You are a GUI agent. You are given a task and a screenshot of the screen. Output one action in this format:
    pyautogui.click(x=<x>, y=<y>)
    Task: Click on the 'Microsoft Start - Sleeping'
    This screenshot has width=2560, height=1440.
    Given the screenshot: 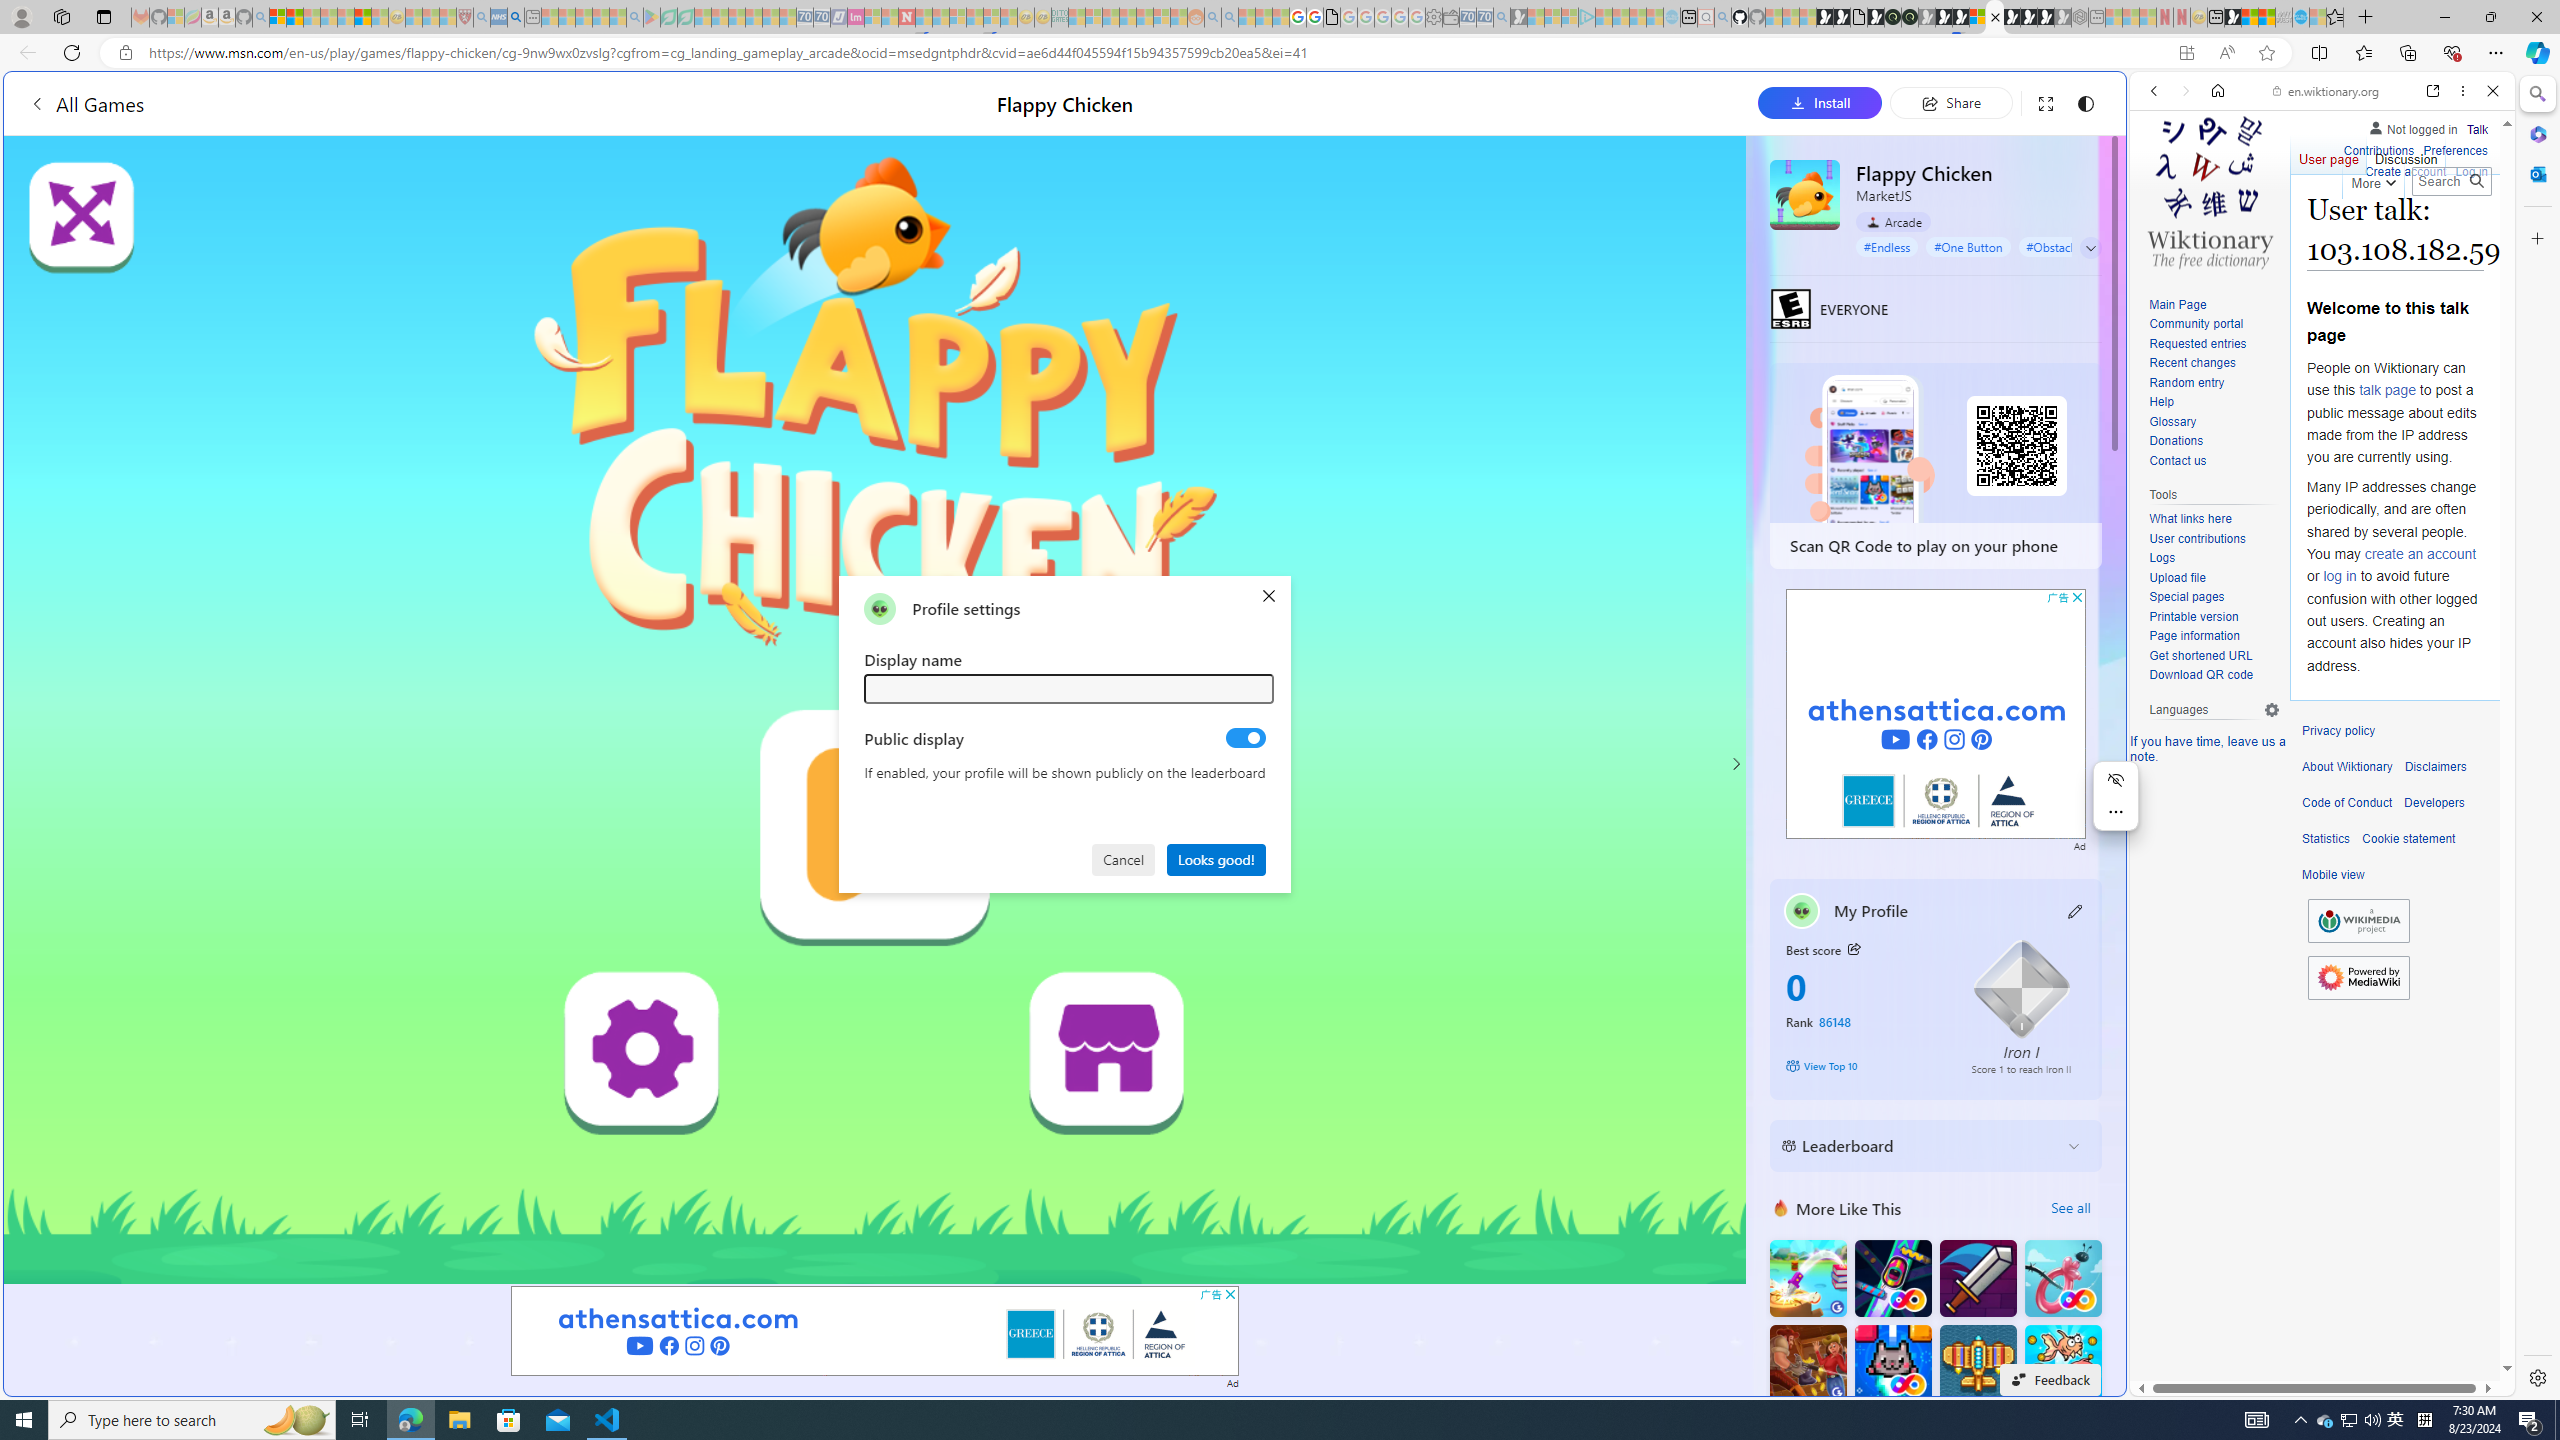 What is the action you would take?
    pyautogui.click(x=1636, y=16)
    